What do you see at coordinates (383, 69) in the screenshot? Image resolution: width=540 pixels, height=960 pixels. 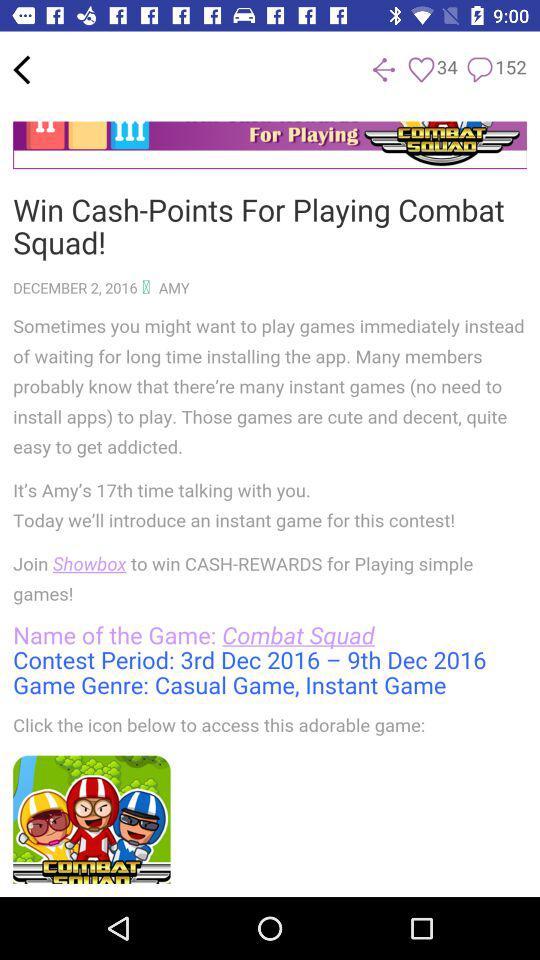 I see `next` at bounding box center [383, 69].